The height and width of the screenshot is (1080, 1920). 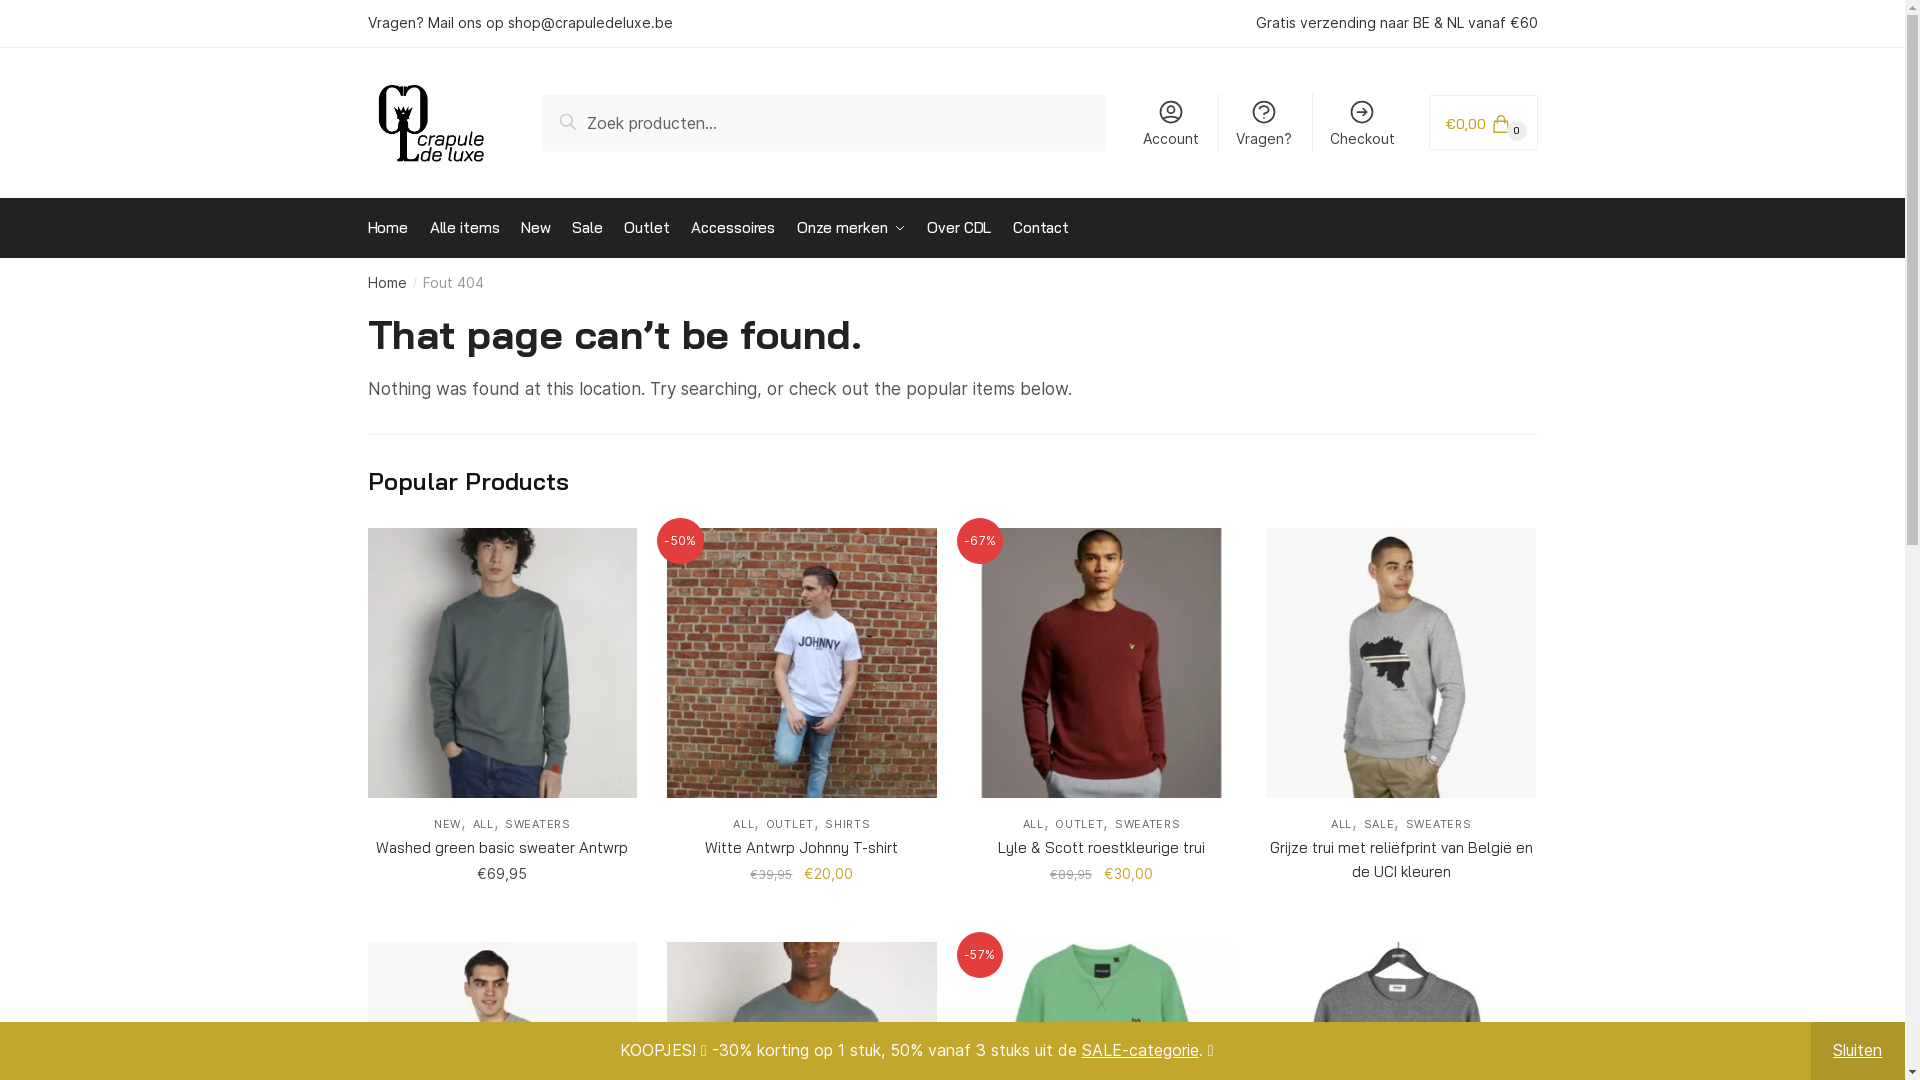 I want to click on 'Lyle & Scott roestkleurige trui', so click(x=1101, y=848).